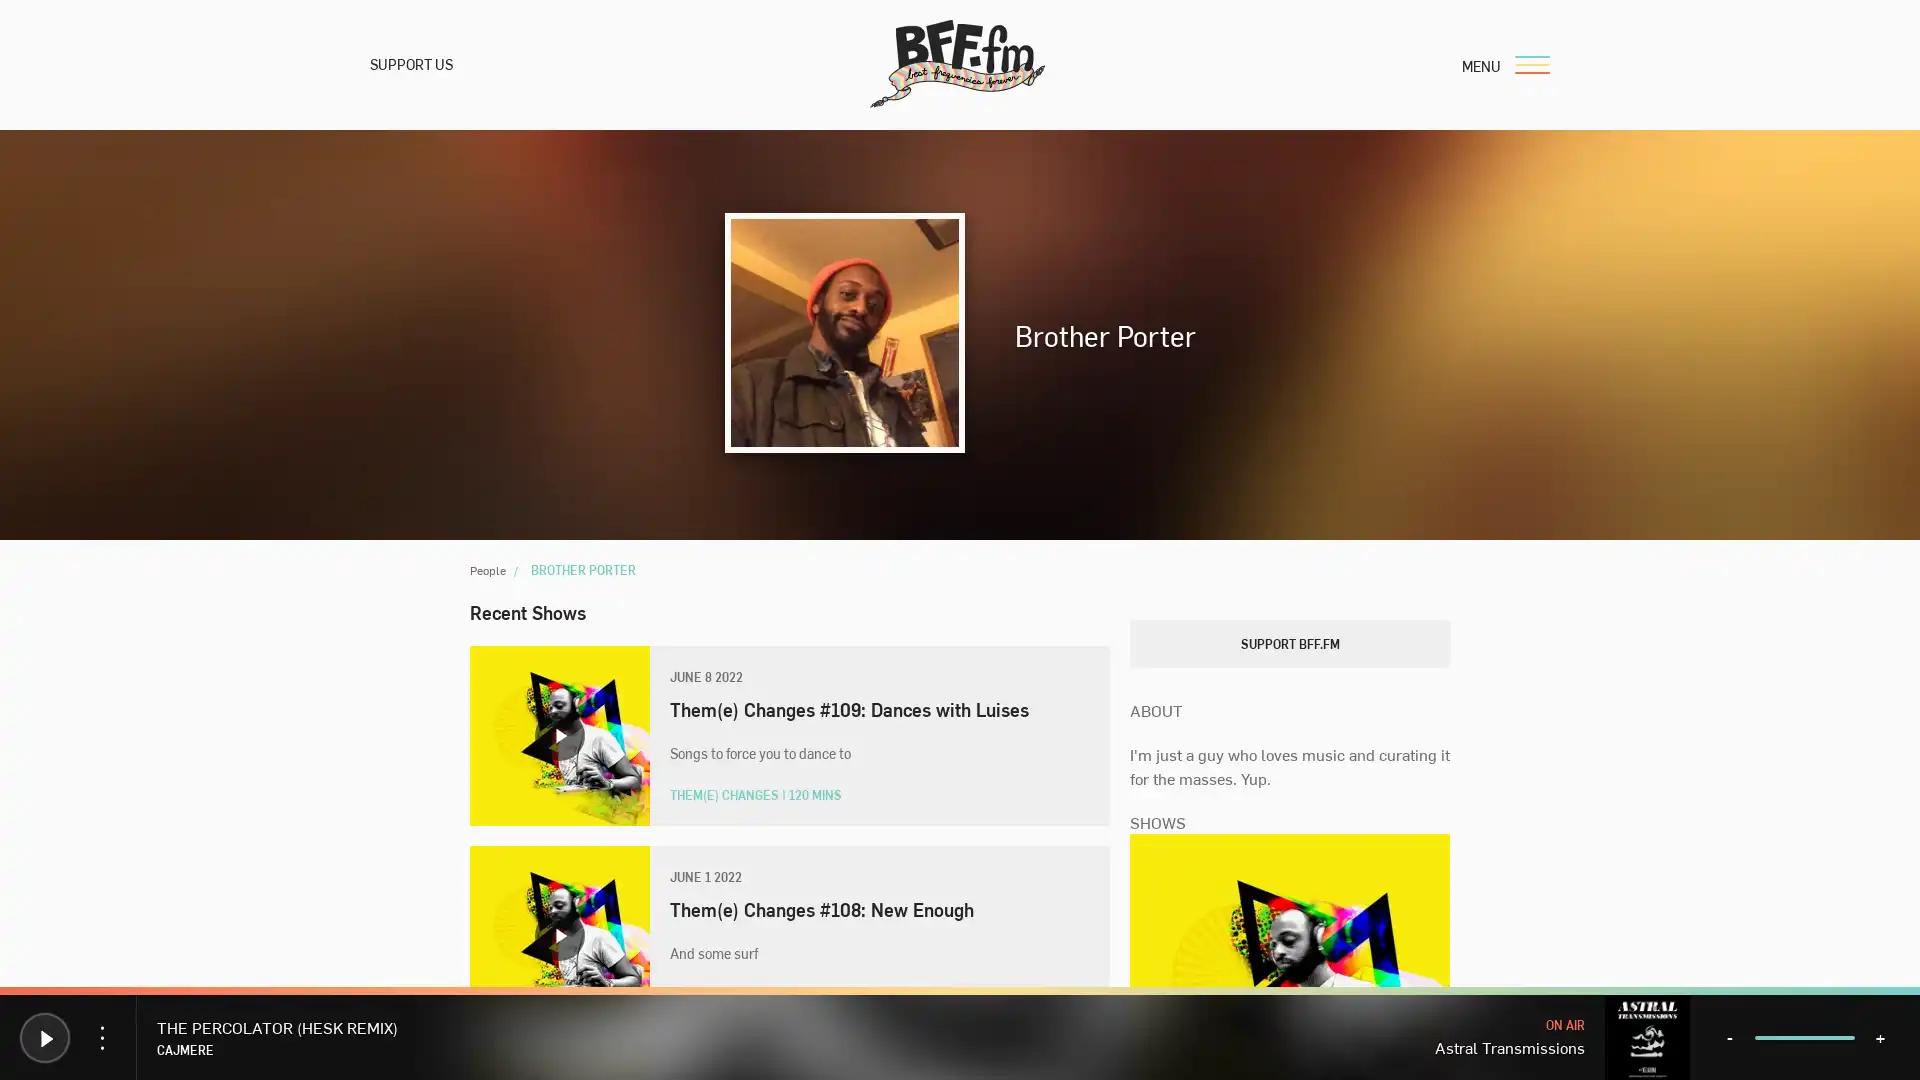 This screenshot has height=1080, width=1920. Describe the element at coordinates (19, 1015) in the screenshot. I see `Play Play BFF.fm Live Radio` at that location.